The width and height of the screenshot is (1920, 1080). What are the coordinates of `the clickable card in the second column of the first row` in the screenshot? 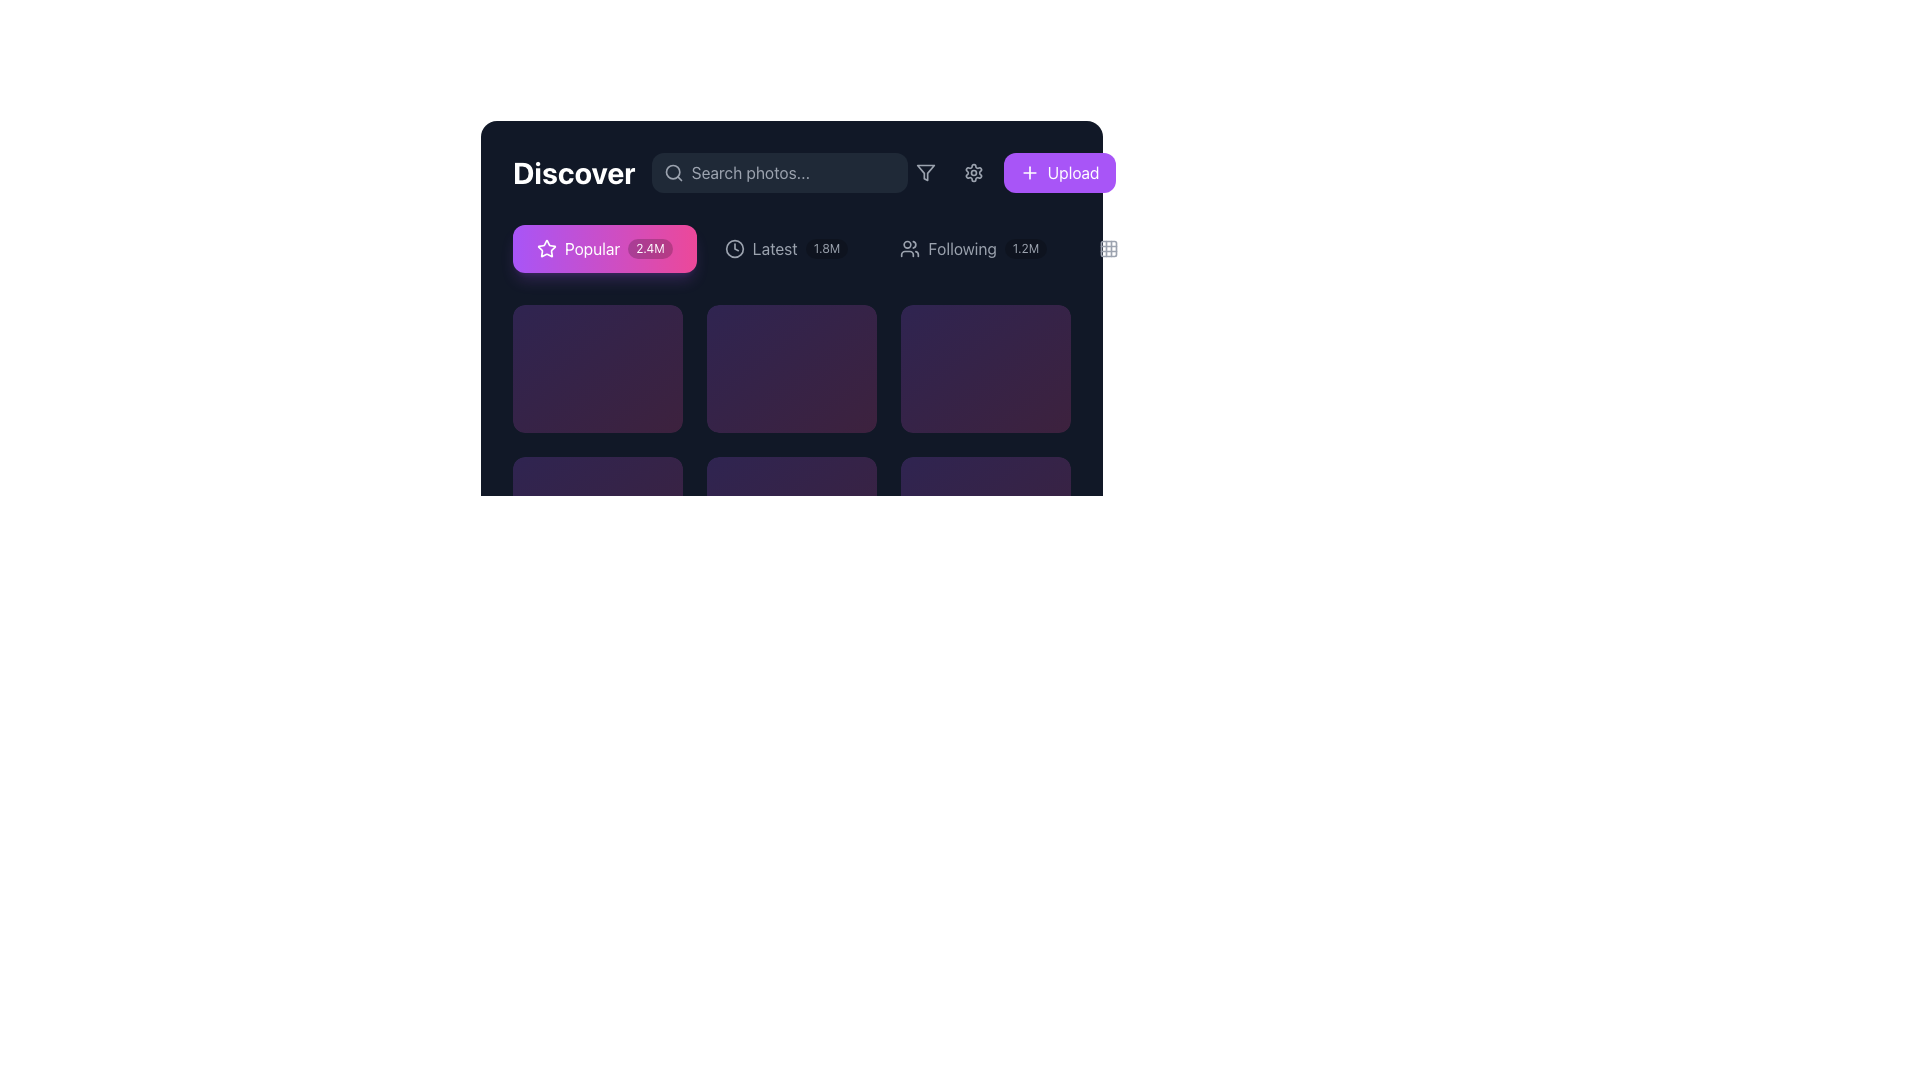 It's located at (791, 367).